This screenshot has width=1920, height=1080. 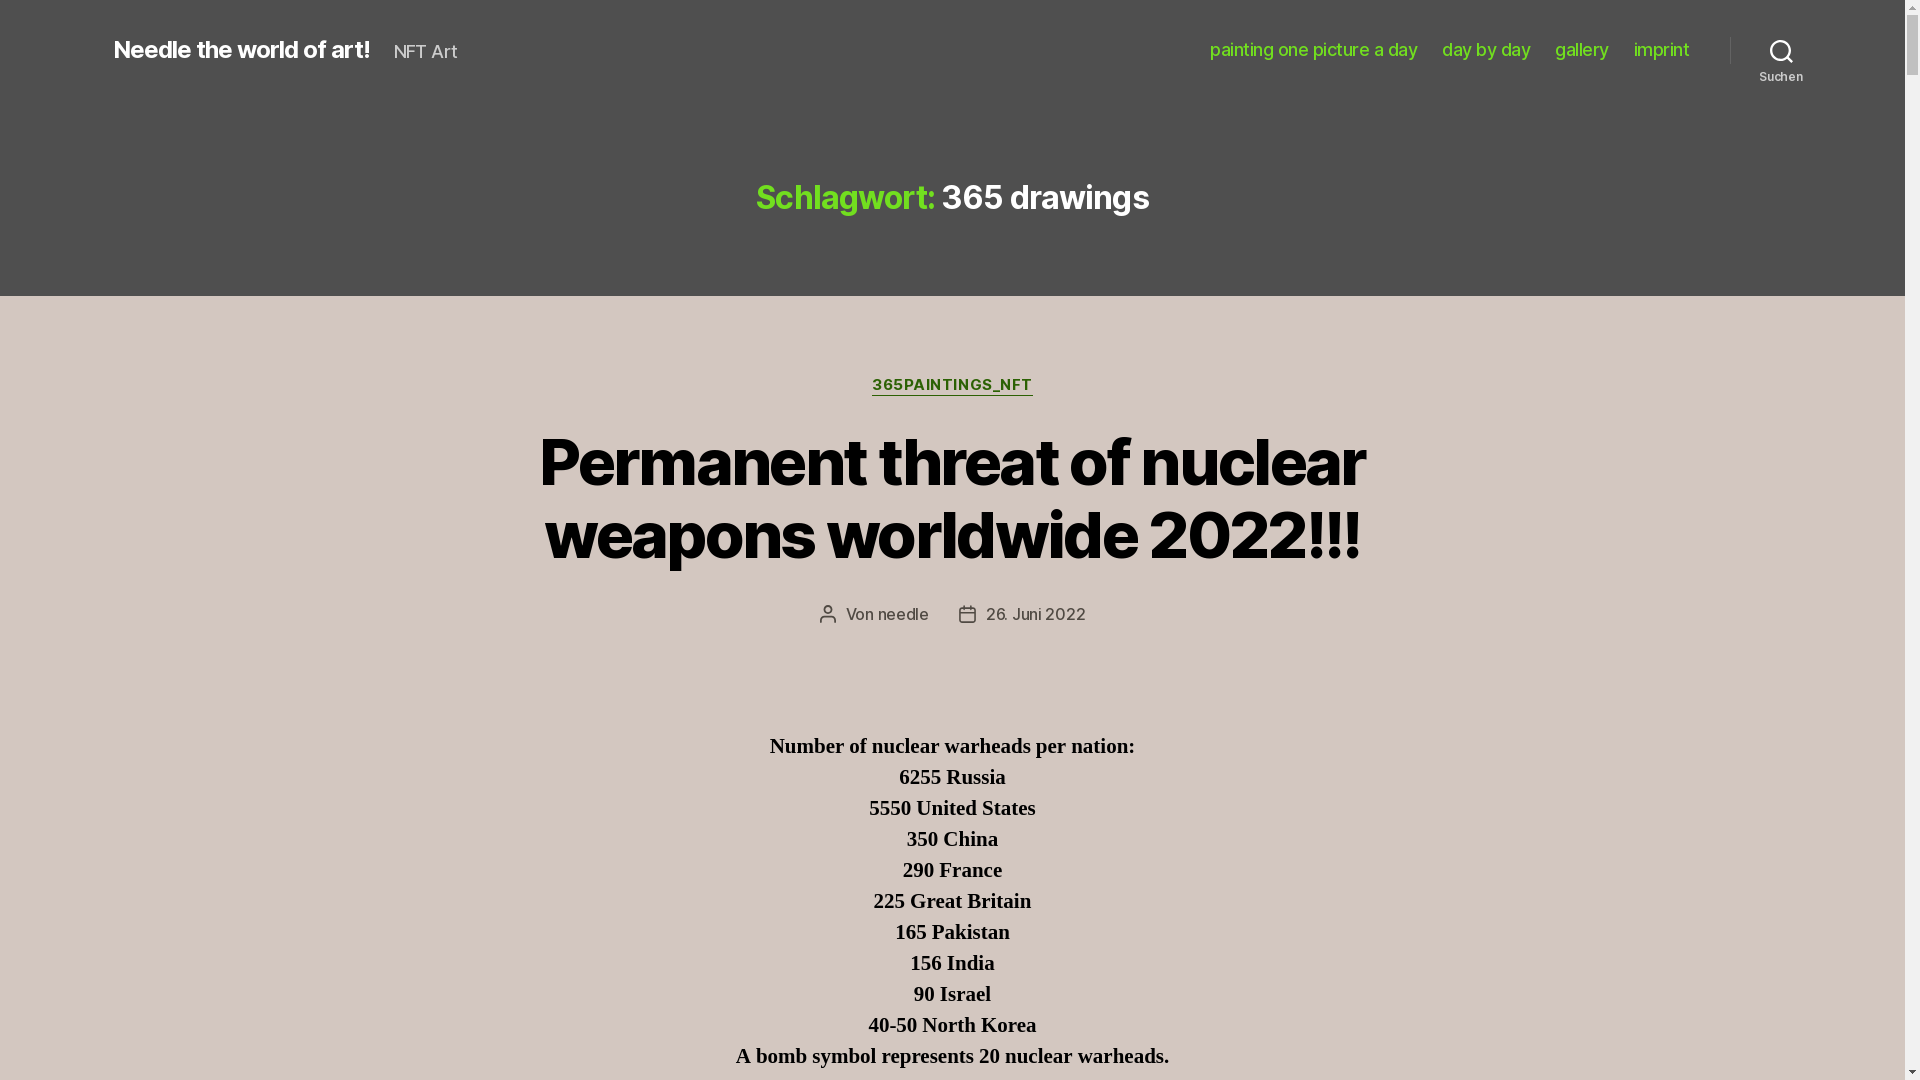 What do you see at coordinates (1313, 49) in the screenshot?
I see `'painting one picture a day'` at bounding box center [1313, 49].